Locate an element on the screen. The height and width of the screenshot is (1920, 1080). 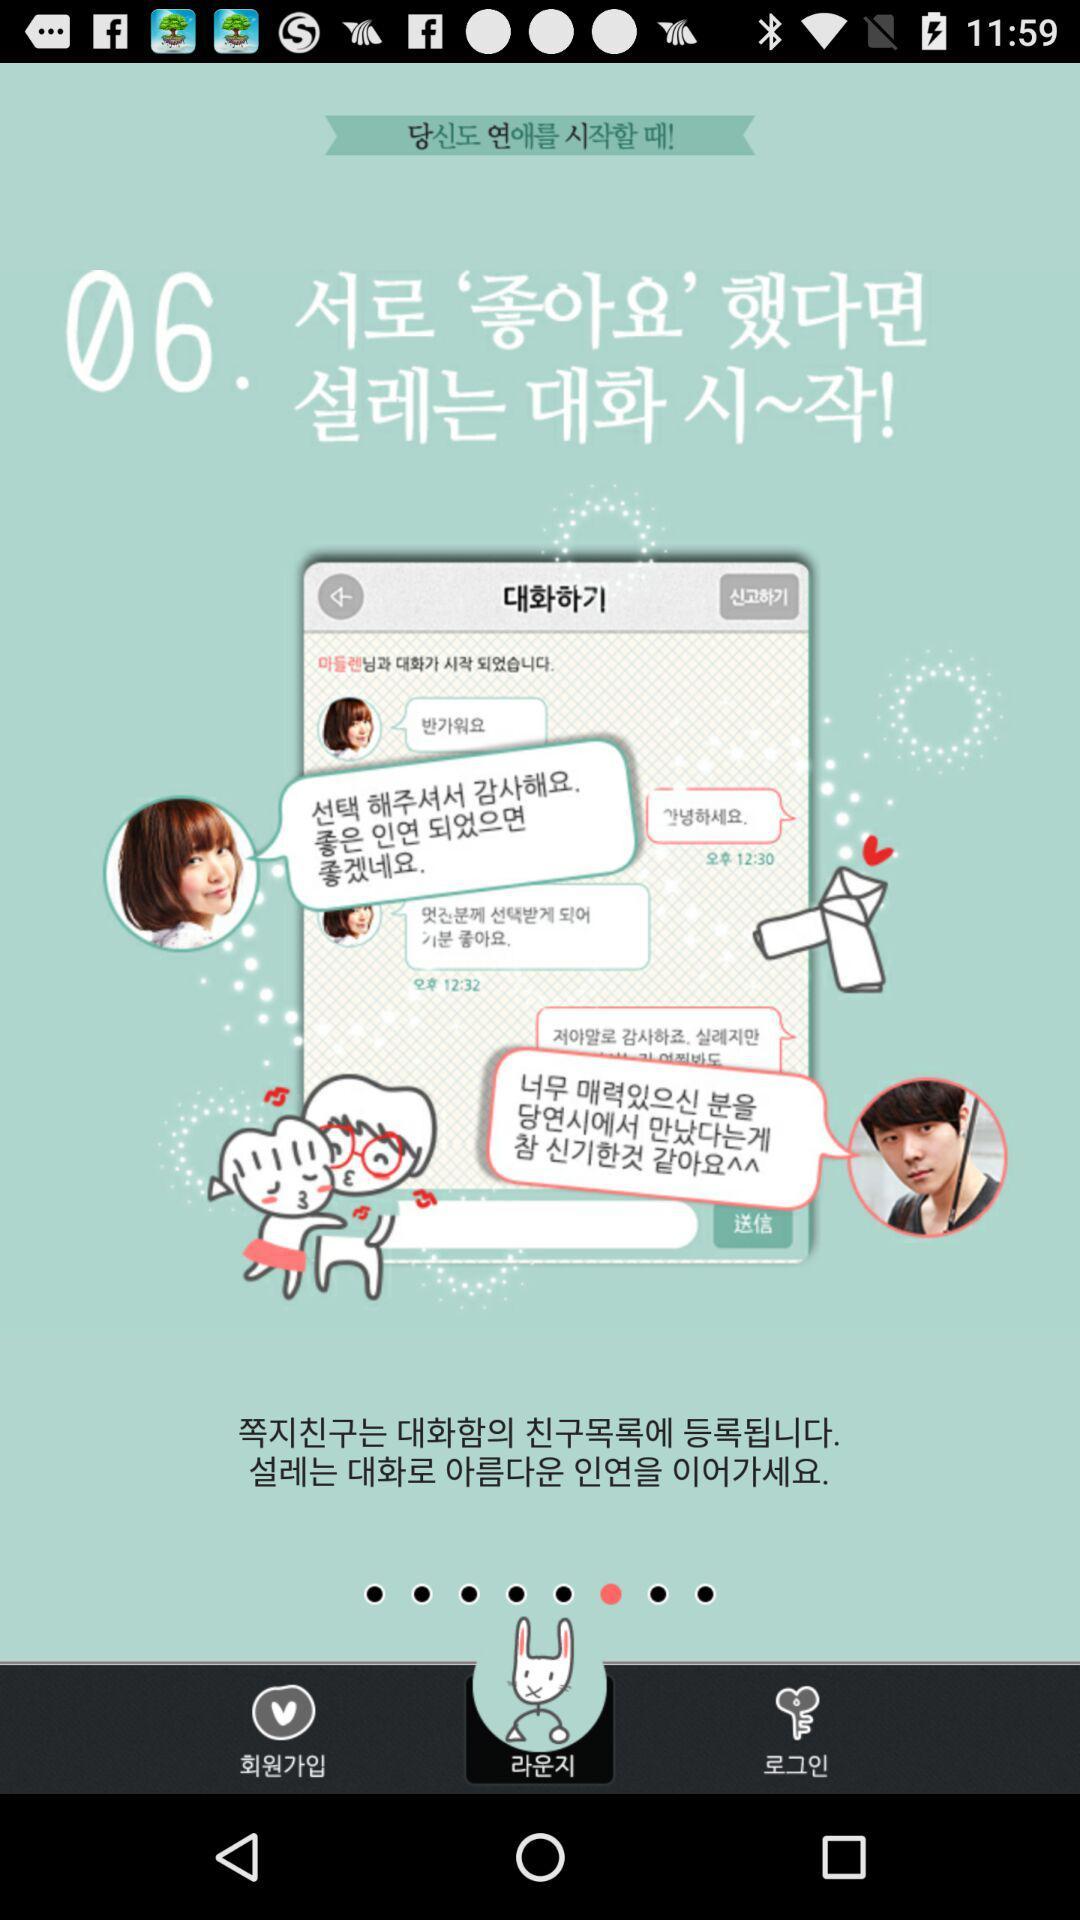
autoplay option is located at coordinates (374, 1593).